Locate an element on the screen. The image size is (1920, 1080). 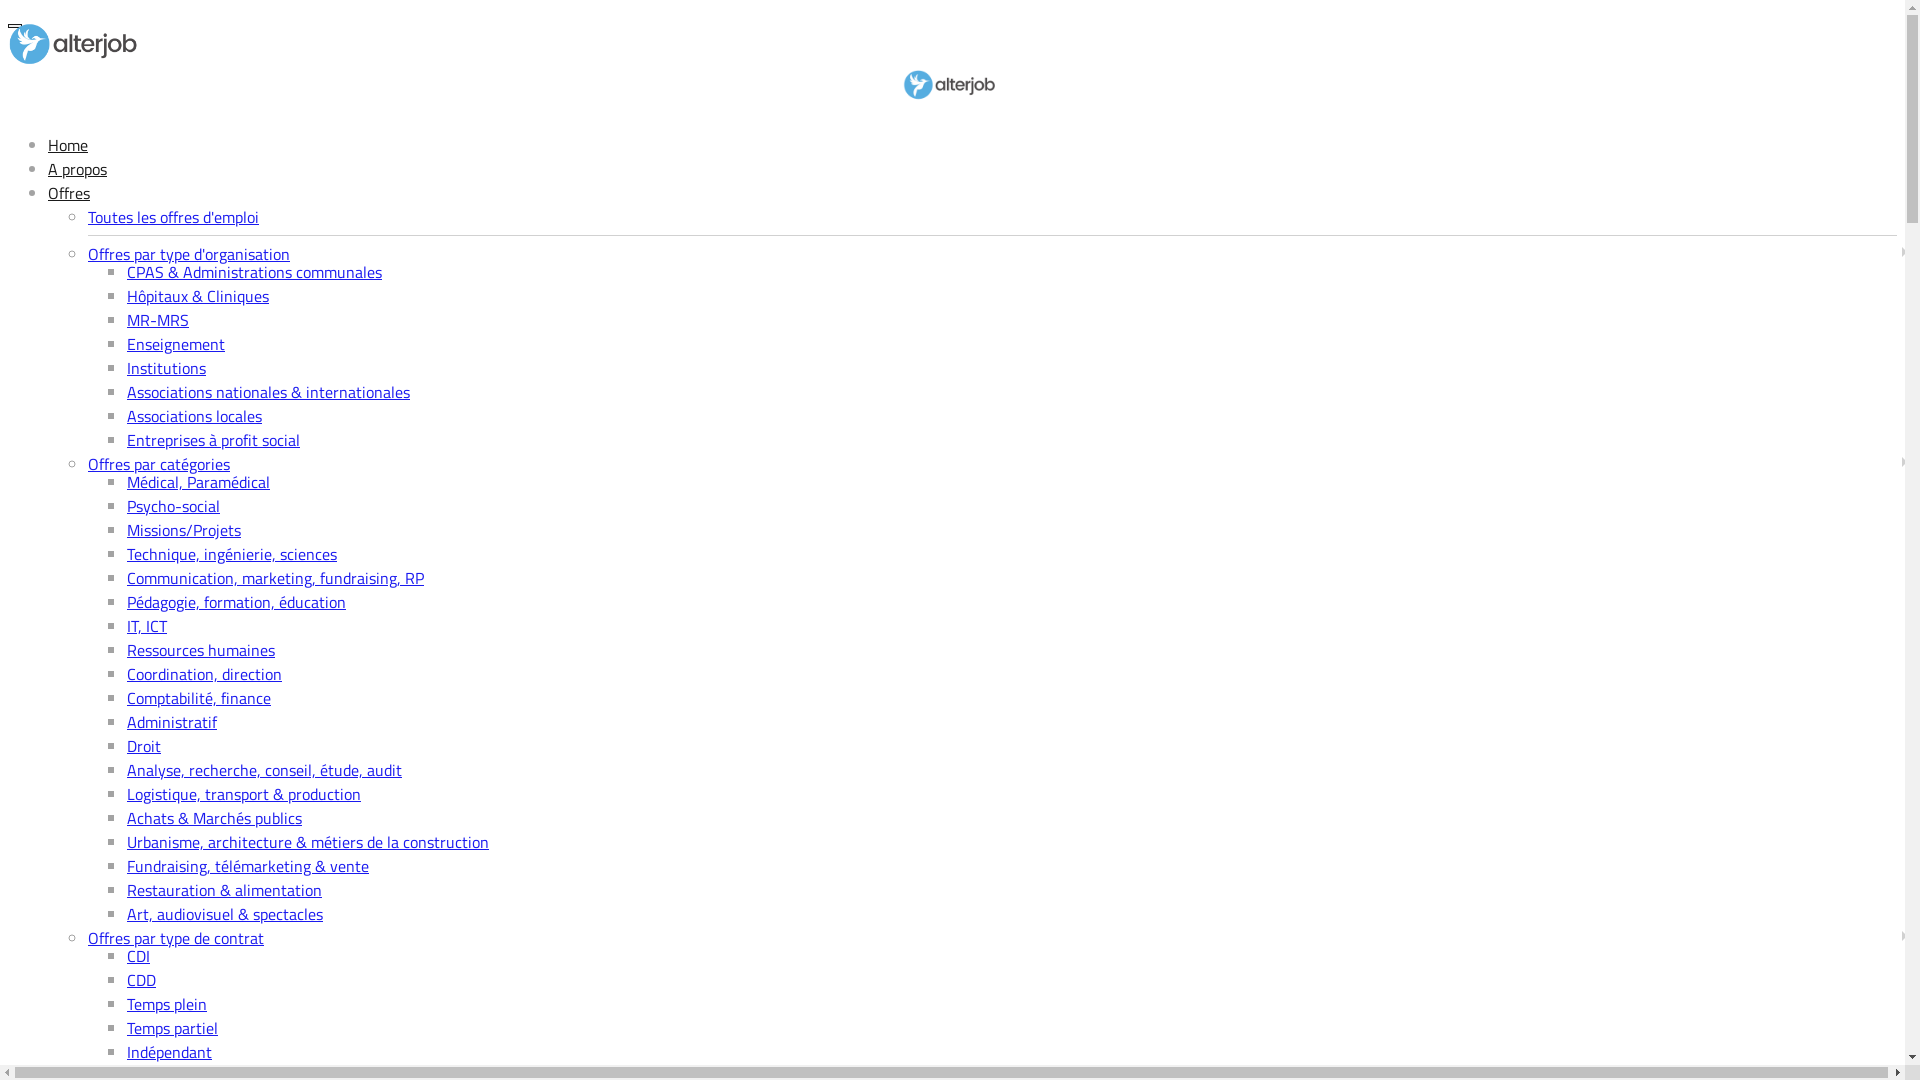
'MR-MRS' is located at coordinates (157, 319).